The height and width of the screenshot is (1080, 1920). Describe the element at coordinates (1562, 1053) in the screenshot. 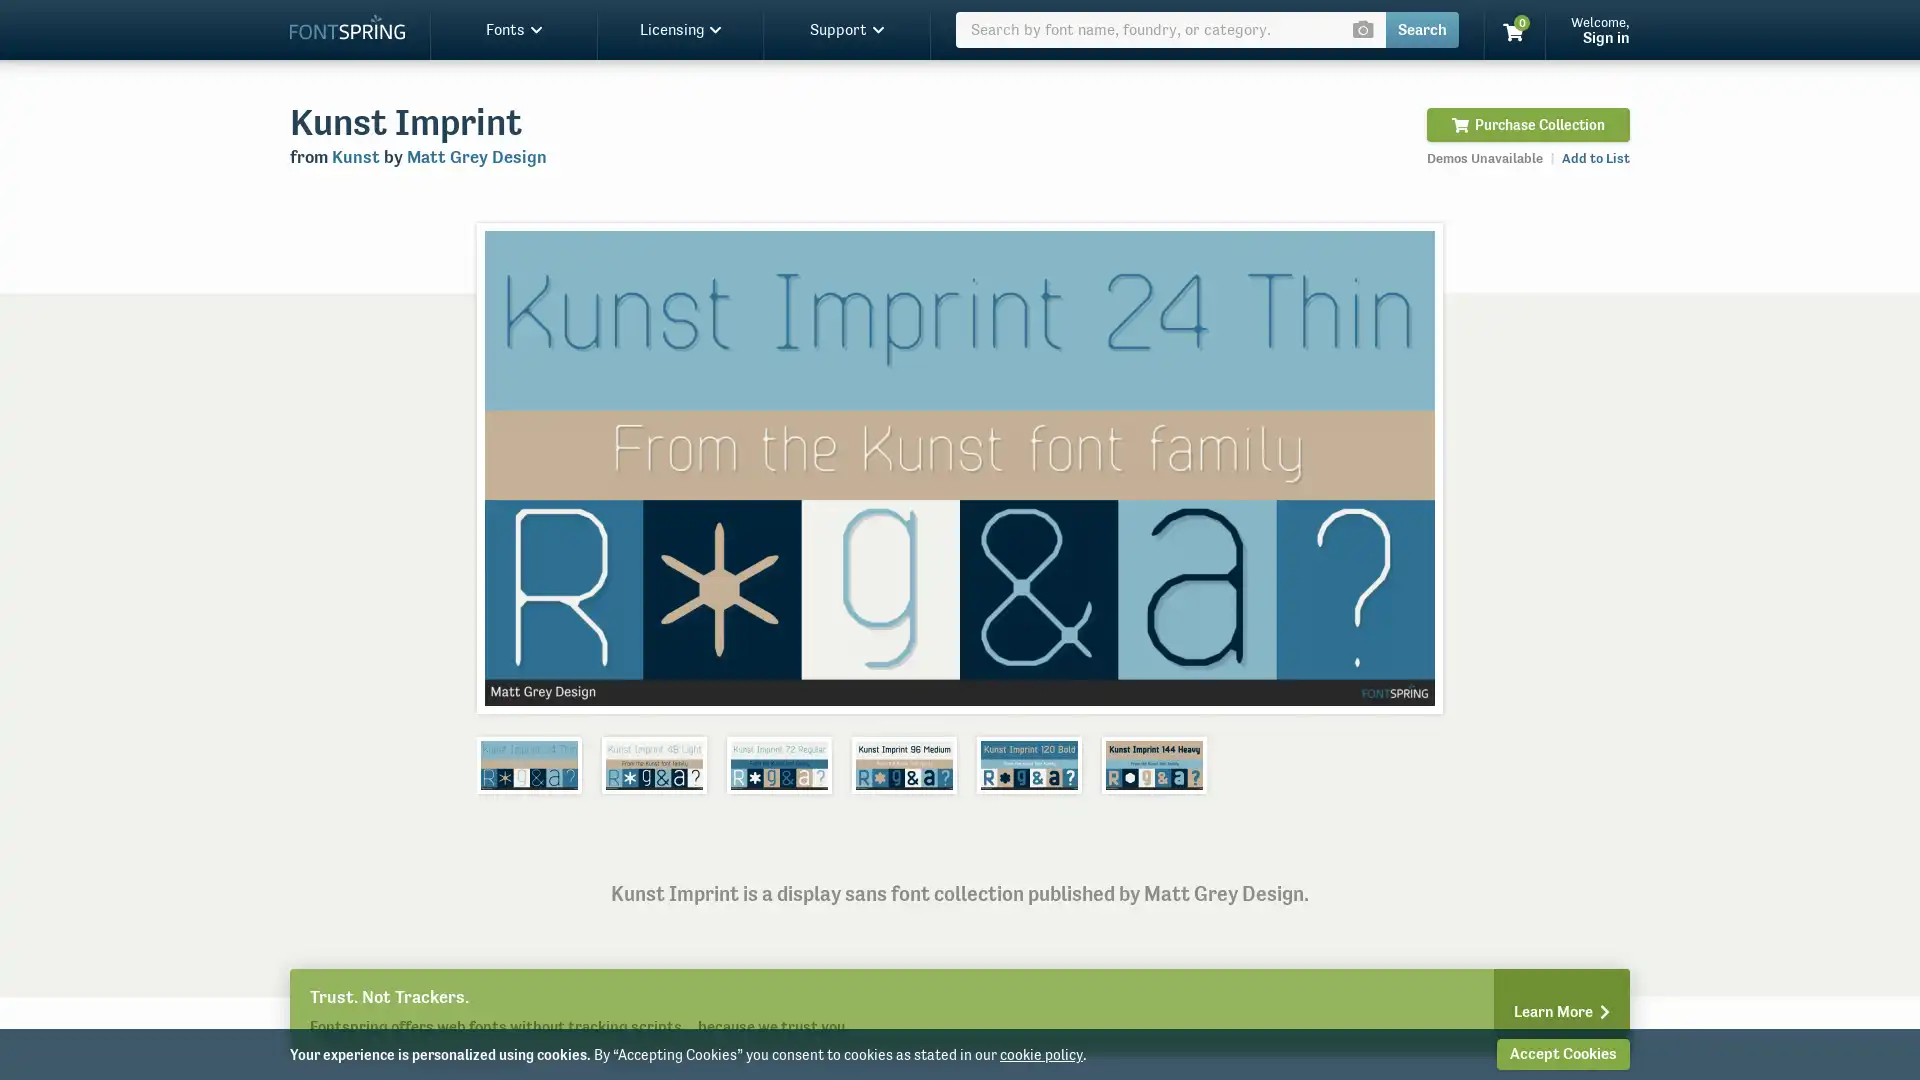

I see `Accept Cookies` at that location.